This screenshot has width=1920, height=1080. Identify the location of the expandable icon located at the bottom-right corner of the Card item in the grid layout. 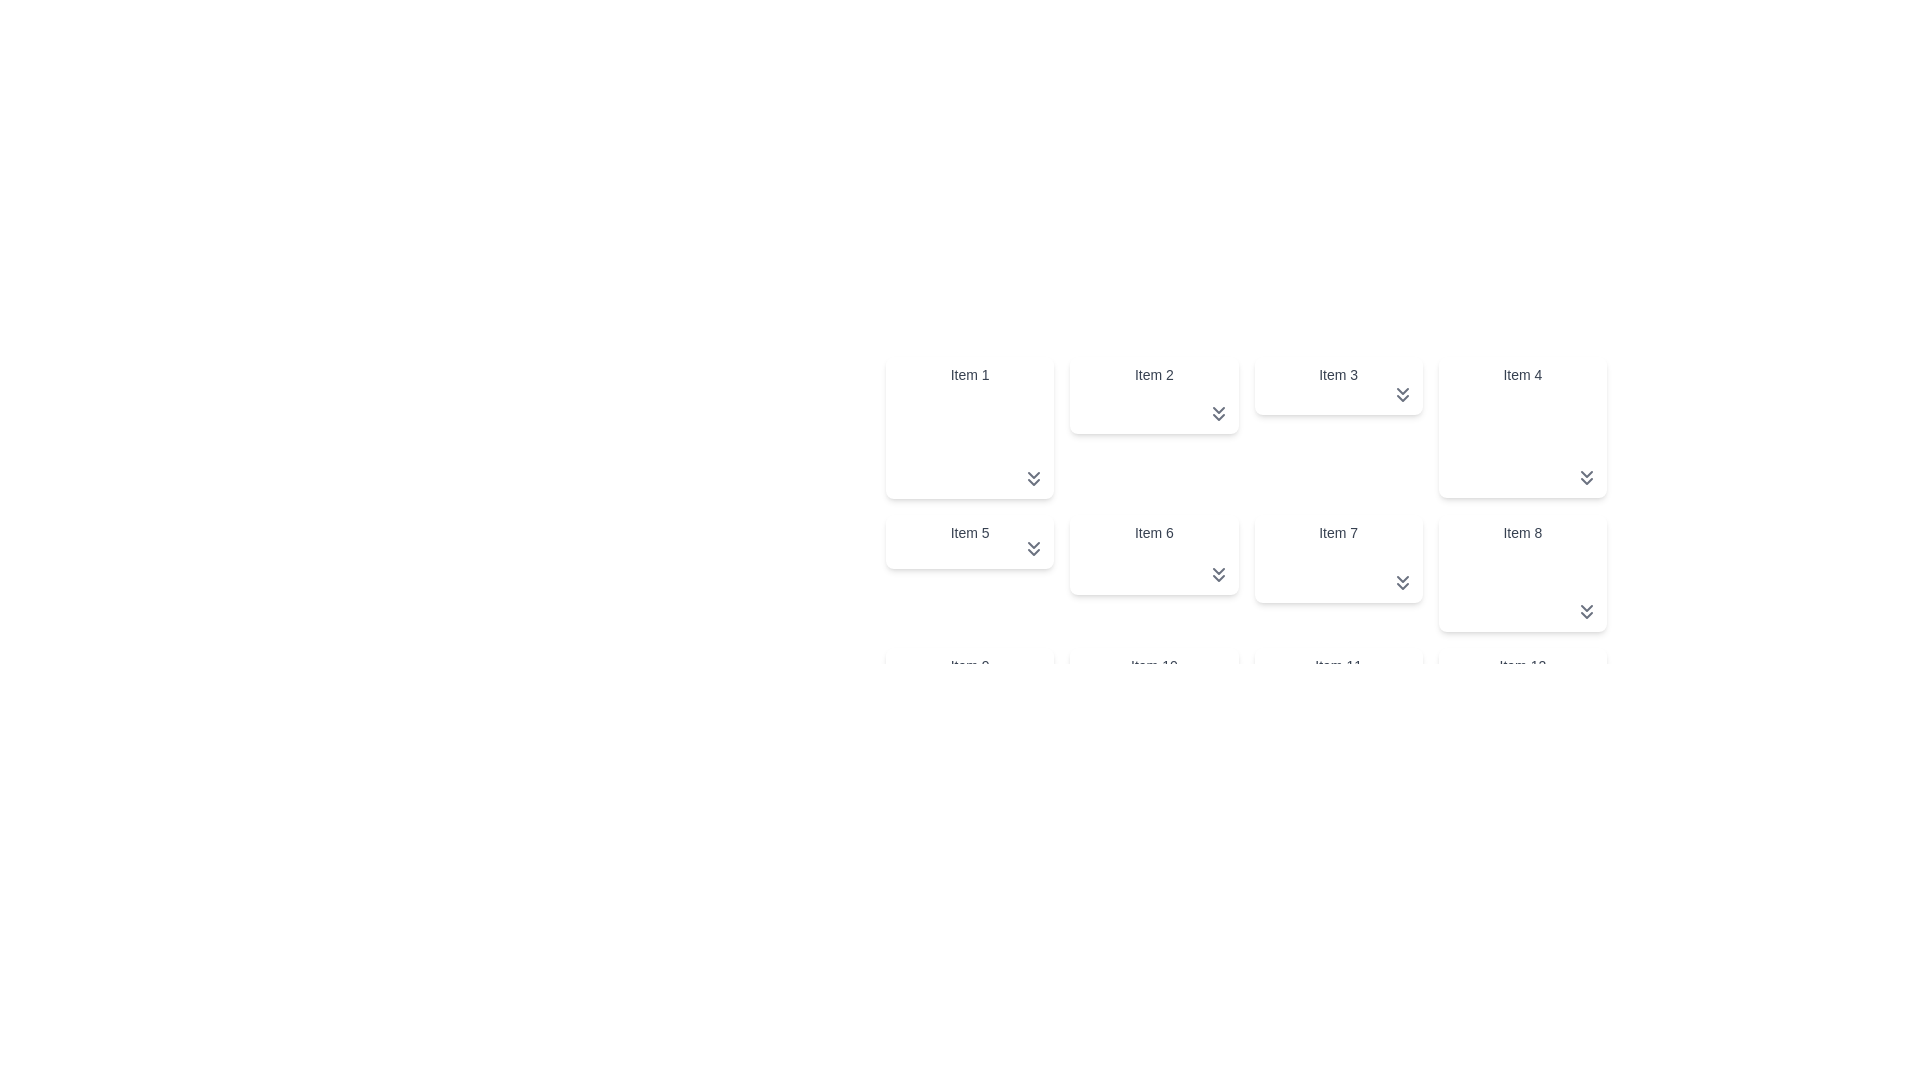
(970, 541).